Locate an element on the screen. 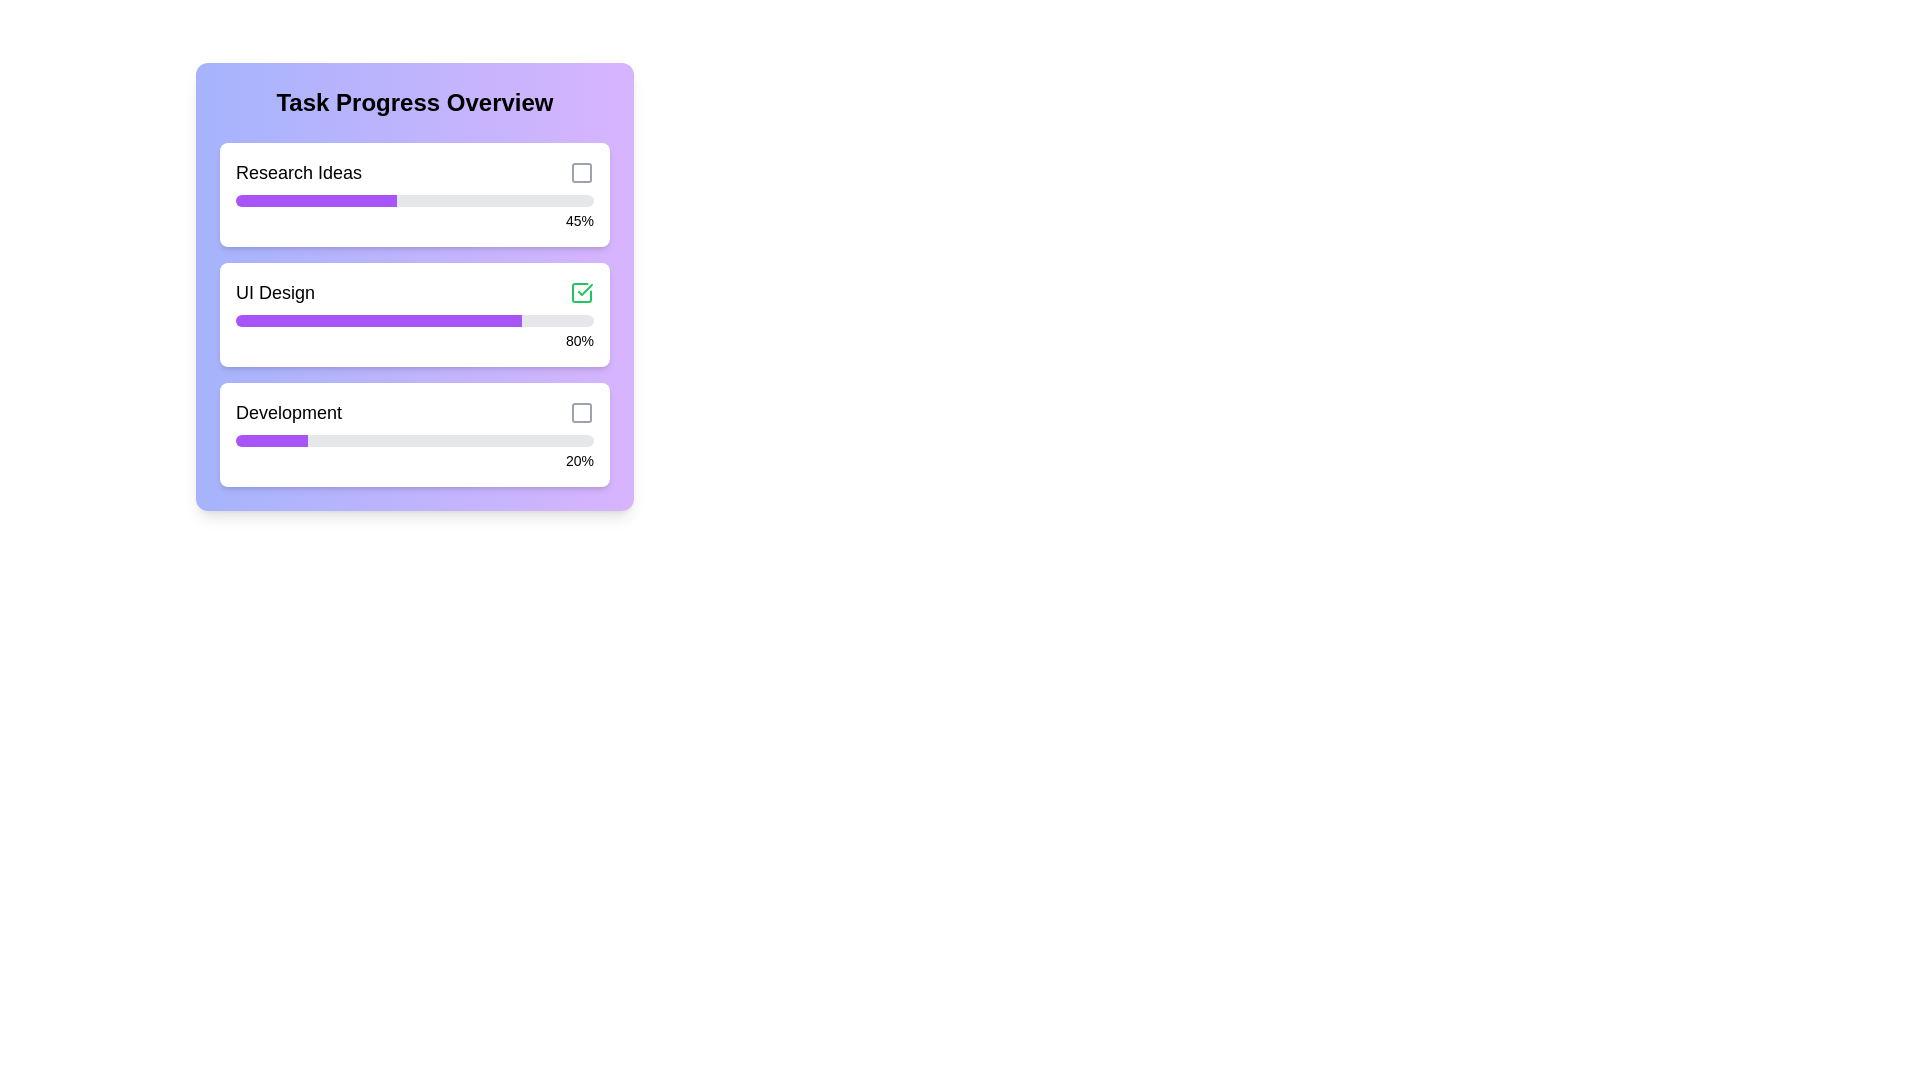 The width and height of the screenshot is (1920, 1080). the square-shaped interactive icon with a gray border located is located at coordinates (580, 172).